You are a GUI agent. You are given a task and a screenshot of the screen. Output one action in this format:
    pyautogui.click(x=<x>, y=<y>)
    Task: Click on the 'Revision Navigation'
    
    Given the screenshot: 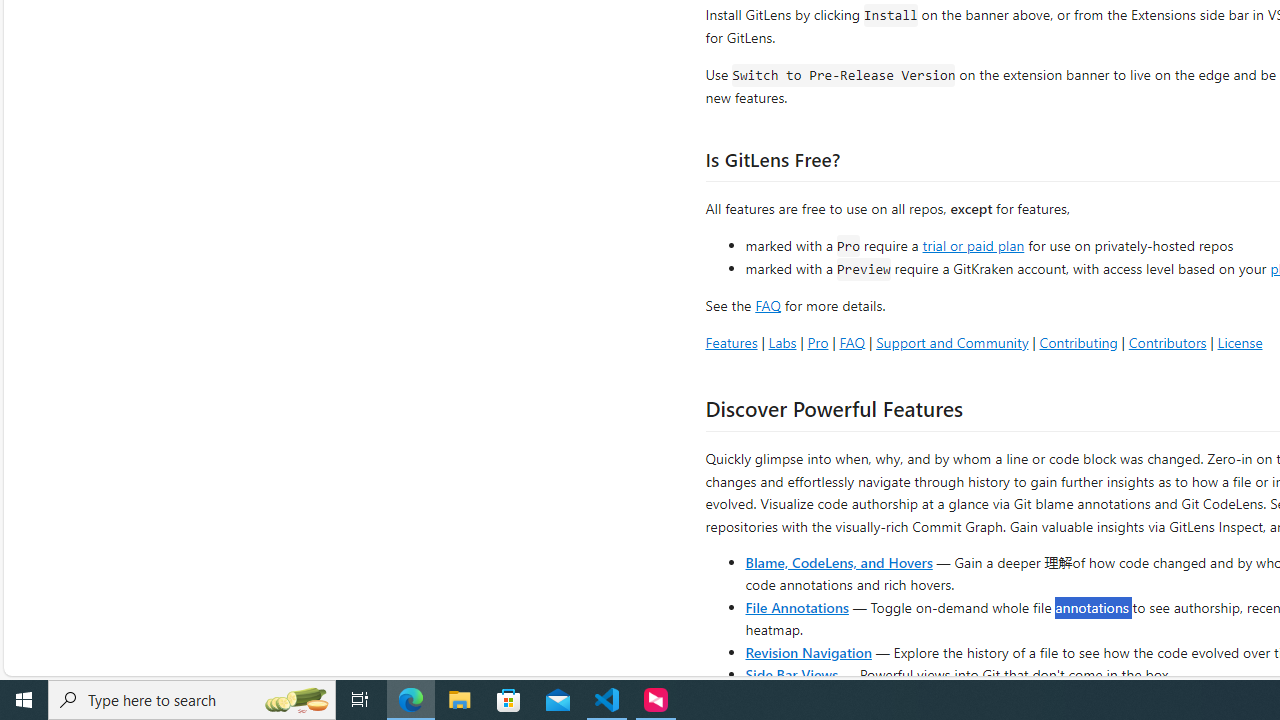 What is the action you would take?
    pyautogui.click(x=808, y=651)
    